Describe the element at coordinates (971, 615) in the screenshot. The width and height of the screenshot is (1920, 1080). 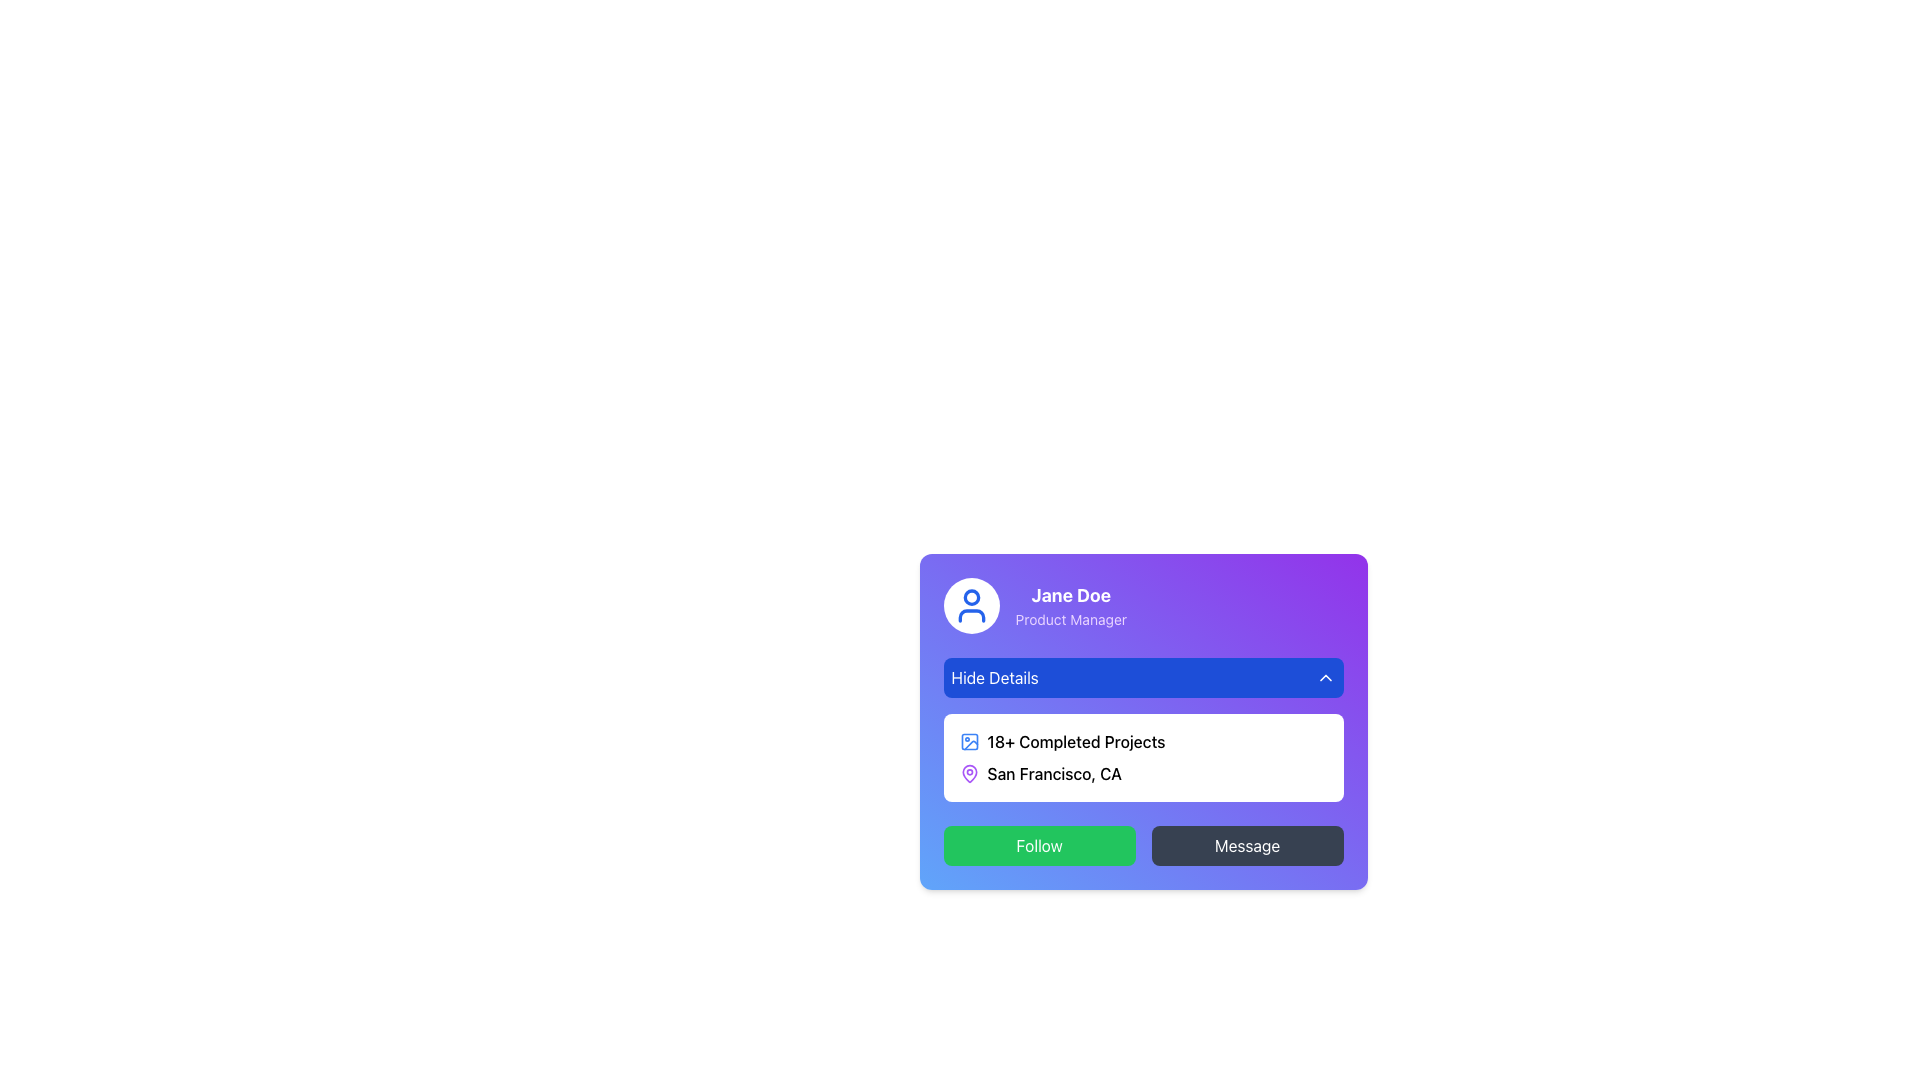
I see `the curved line forming the semi-oval shape at the bottom of the user profile icon, which represents the neck or shoulder area` at that location.